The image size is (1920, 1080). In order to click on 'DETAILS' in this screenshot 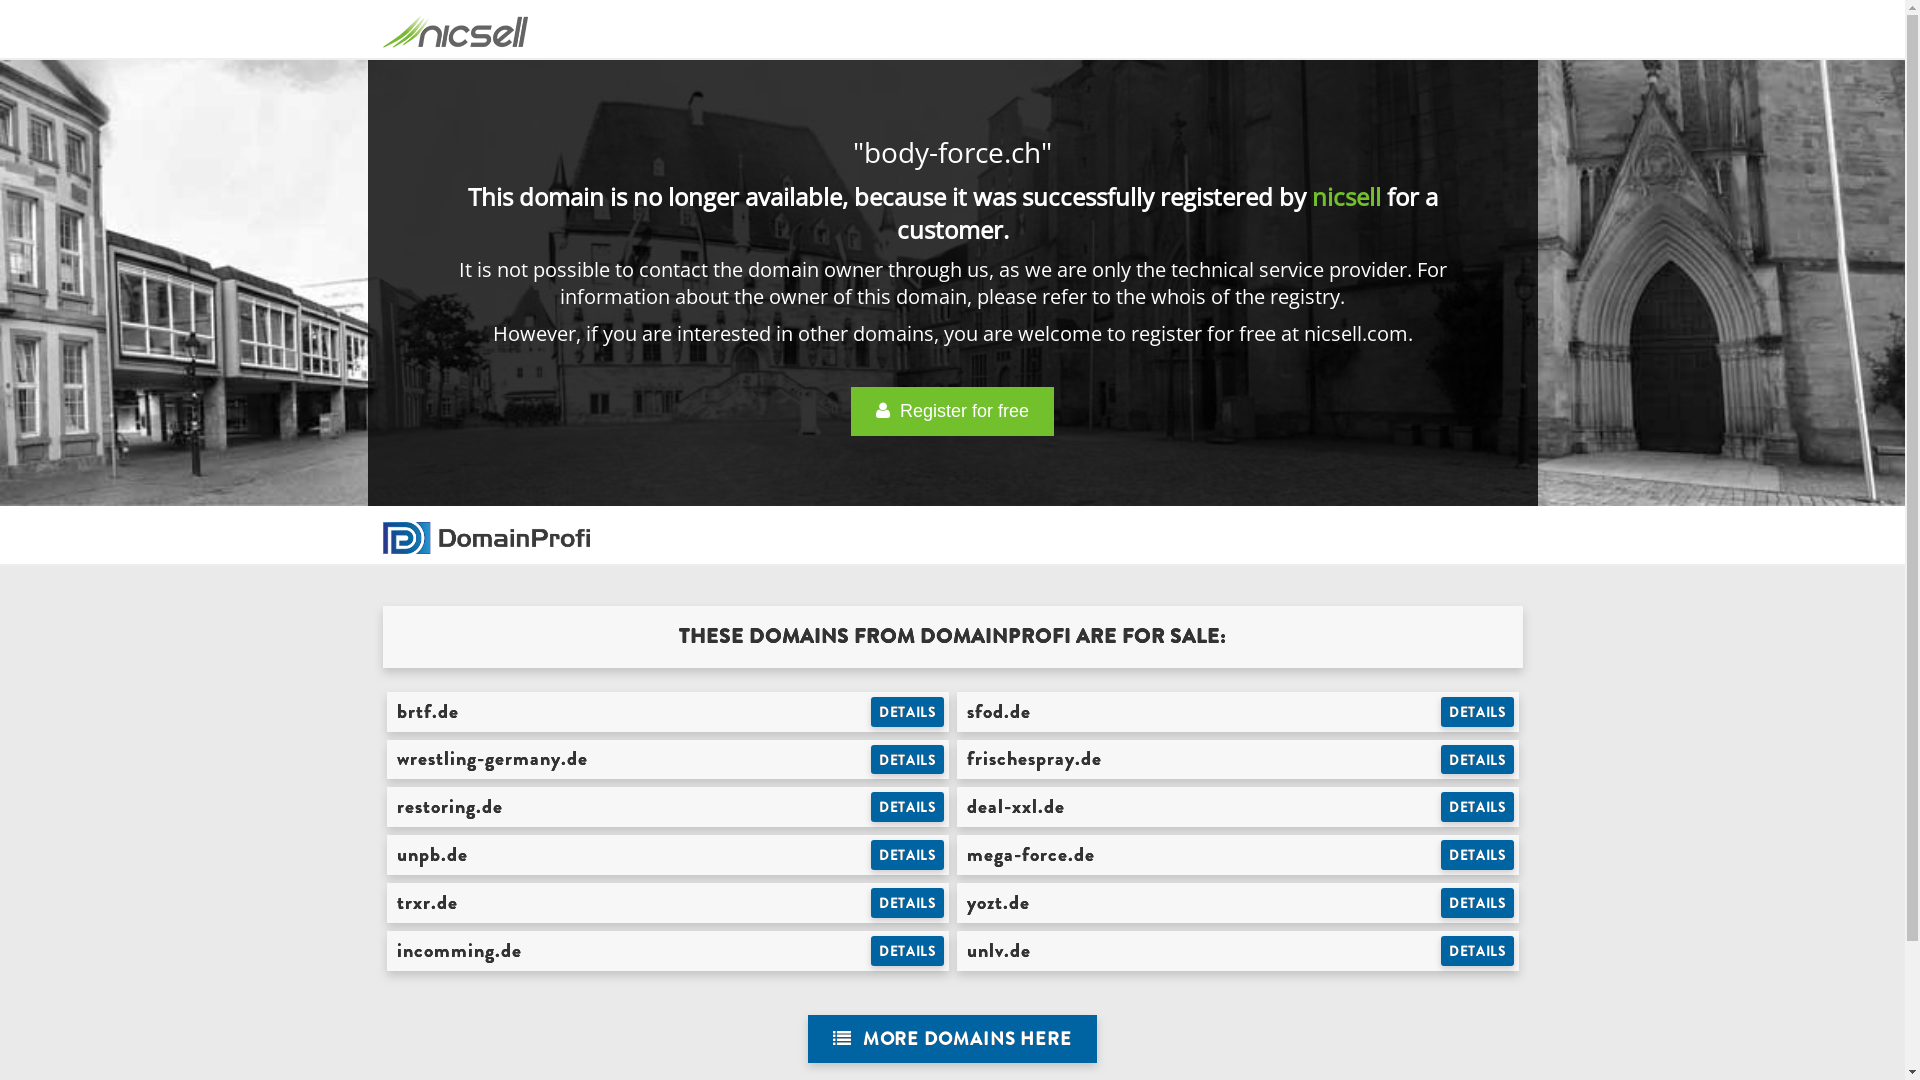, I will do `click(1477, 902)`.